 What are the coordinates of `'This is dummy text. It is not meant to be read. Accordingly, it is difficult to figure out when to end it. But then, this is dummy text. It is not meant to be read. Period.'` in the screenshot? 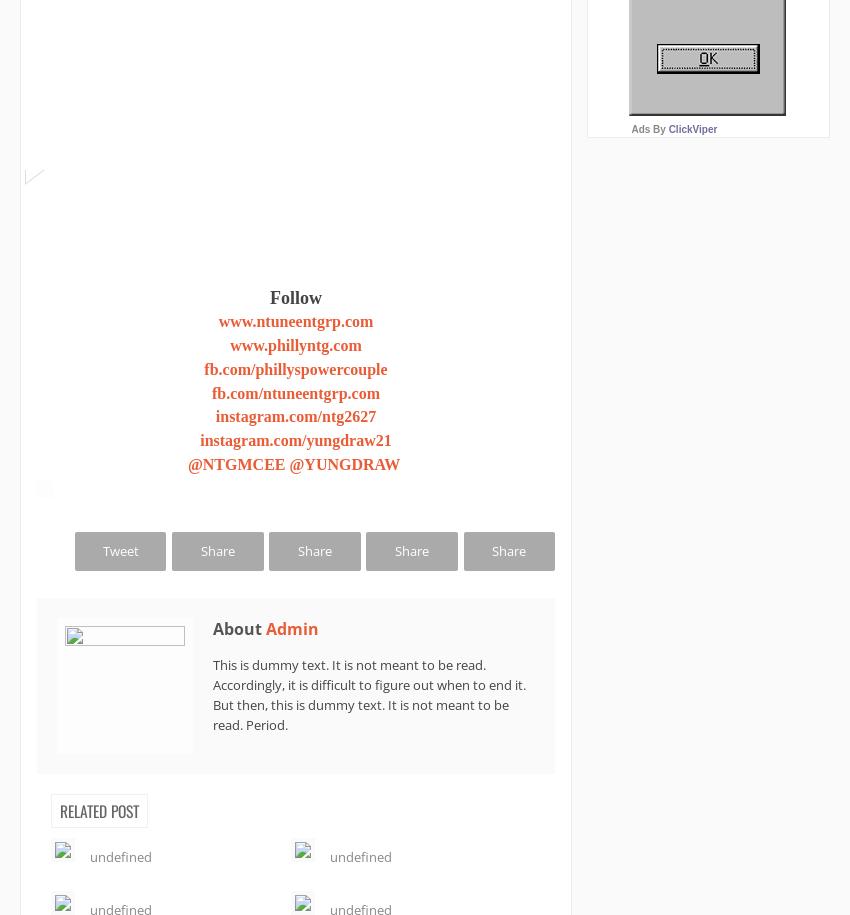 It's located at (212, 693).